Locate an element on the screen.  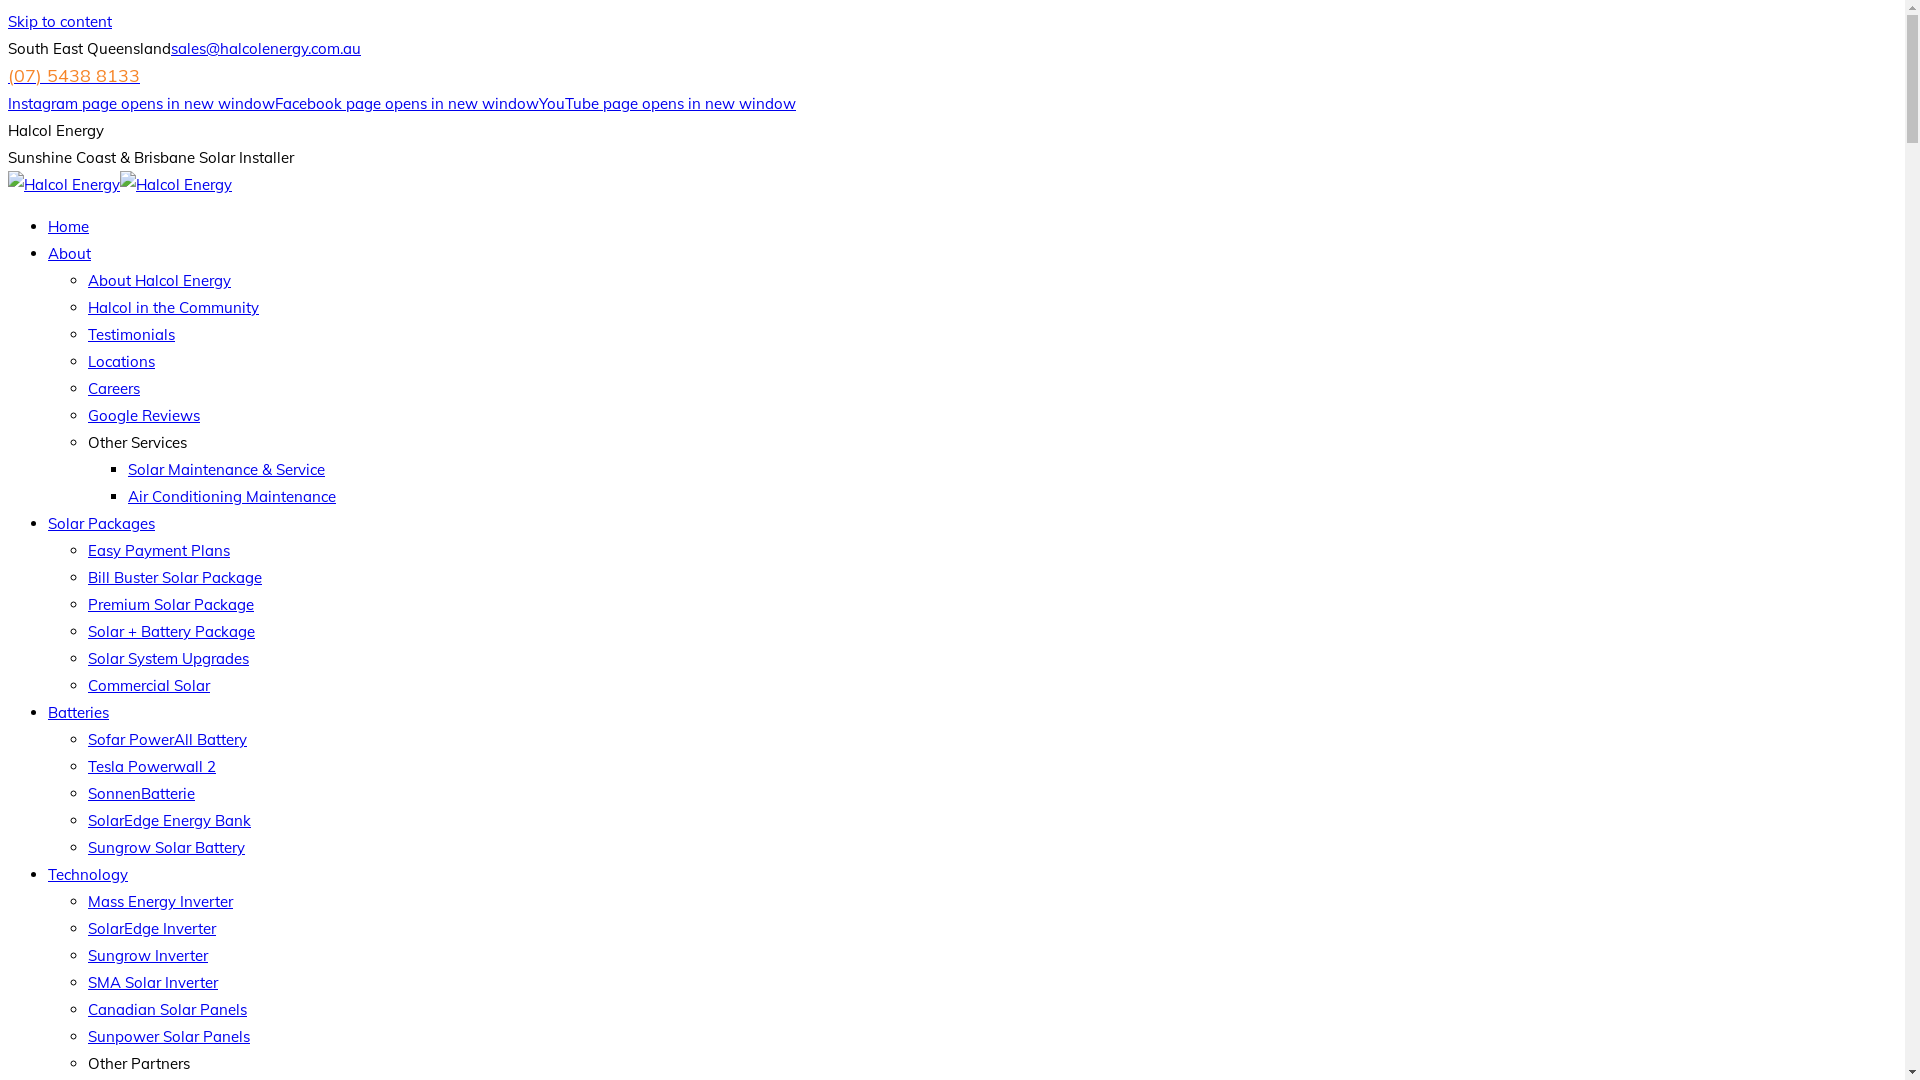
'Bill Buster Solar Package' is located at coordinates (86, 577).